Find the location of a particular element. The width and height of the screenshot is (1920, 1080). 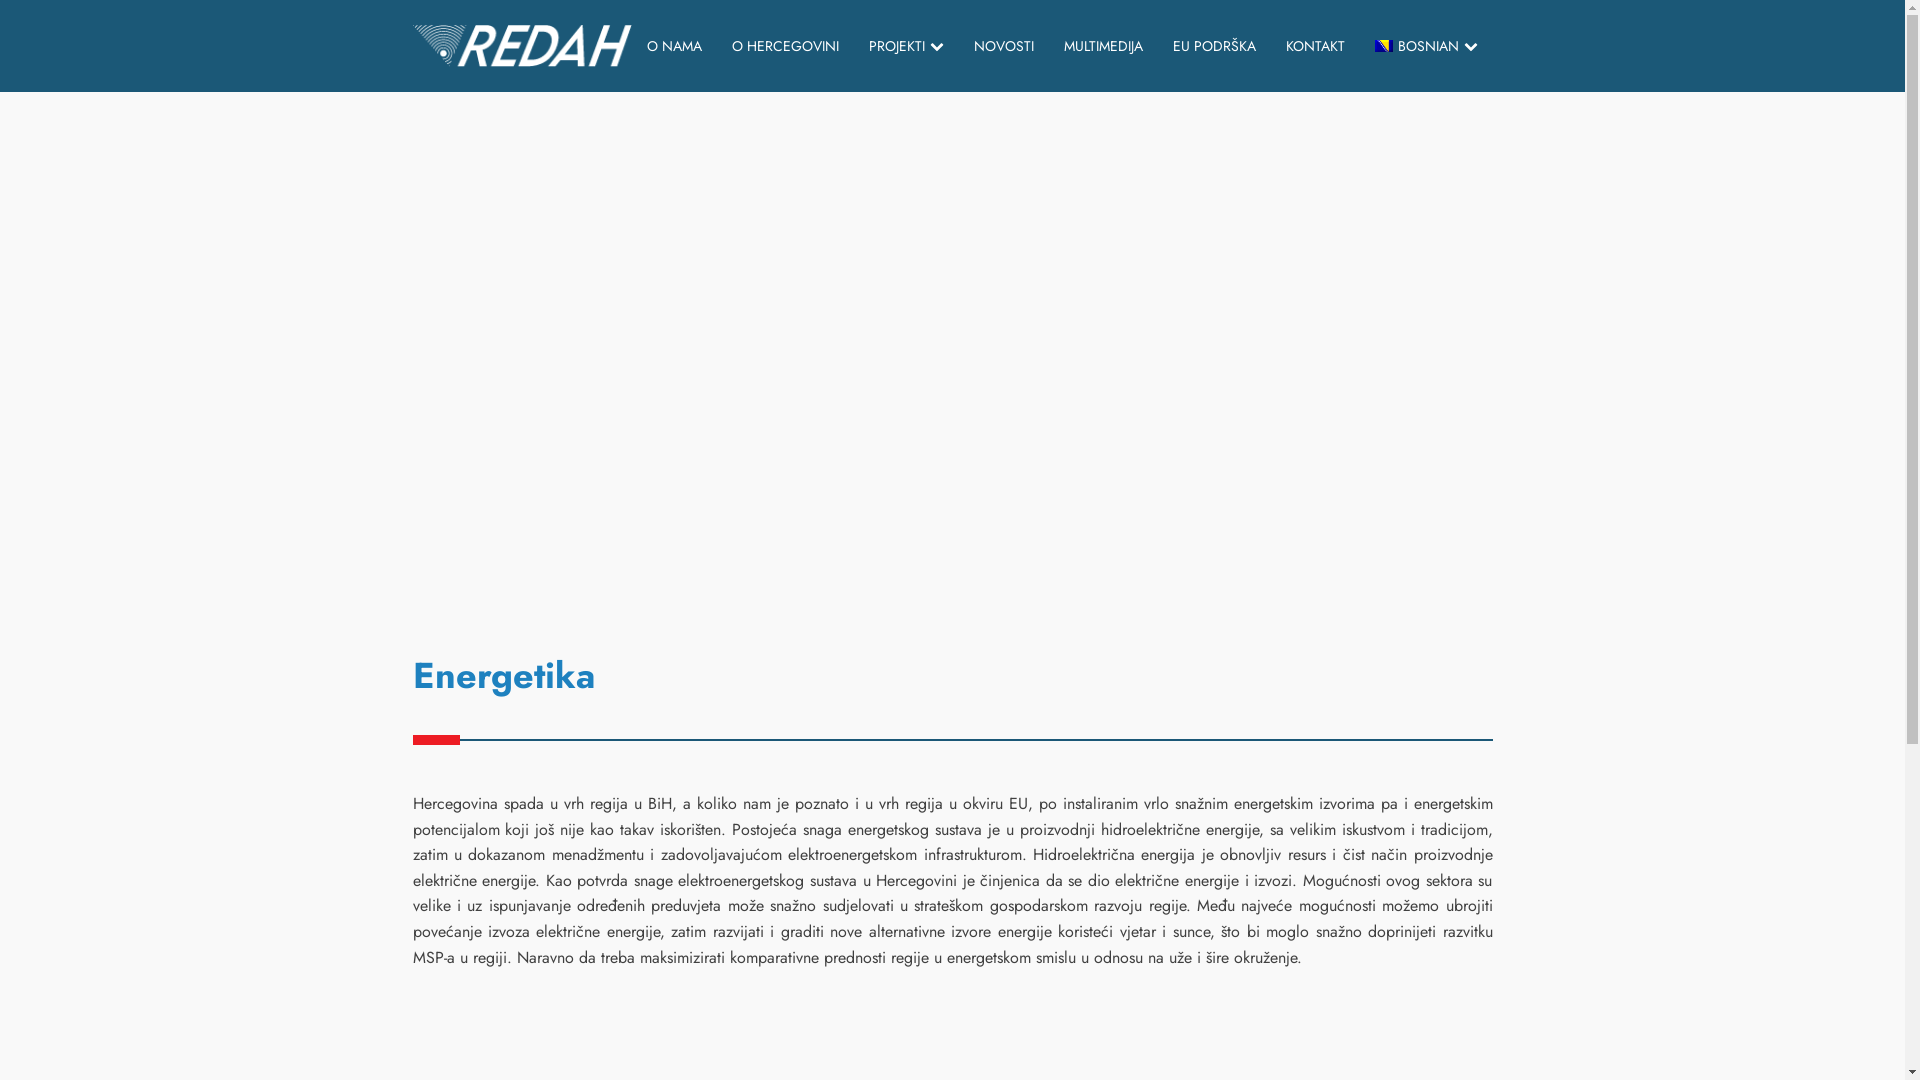

'NOVOSTI' is located at coordinates (1003, 45).